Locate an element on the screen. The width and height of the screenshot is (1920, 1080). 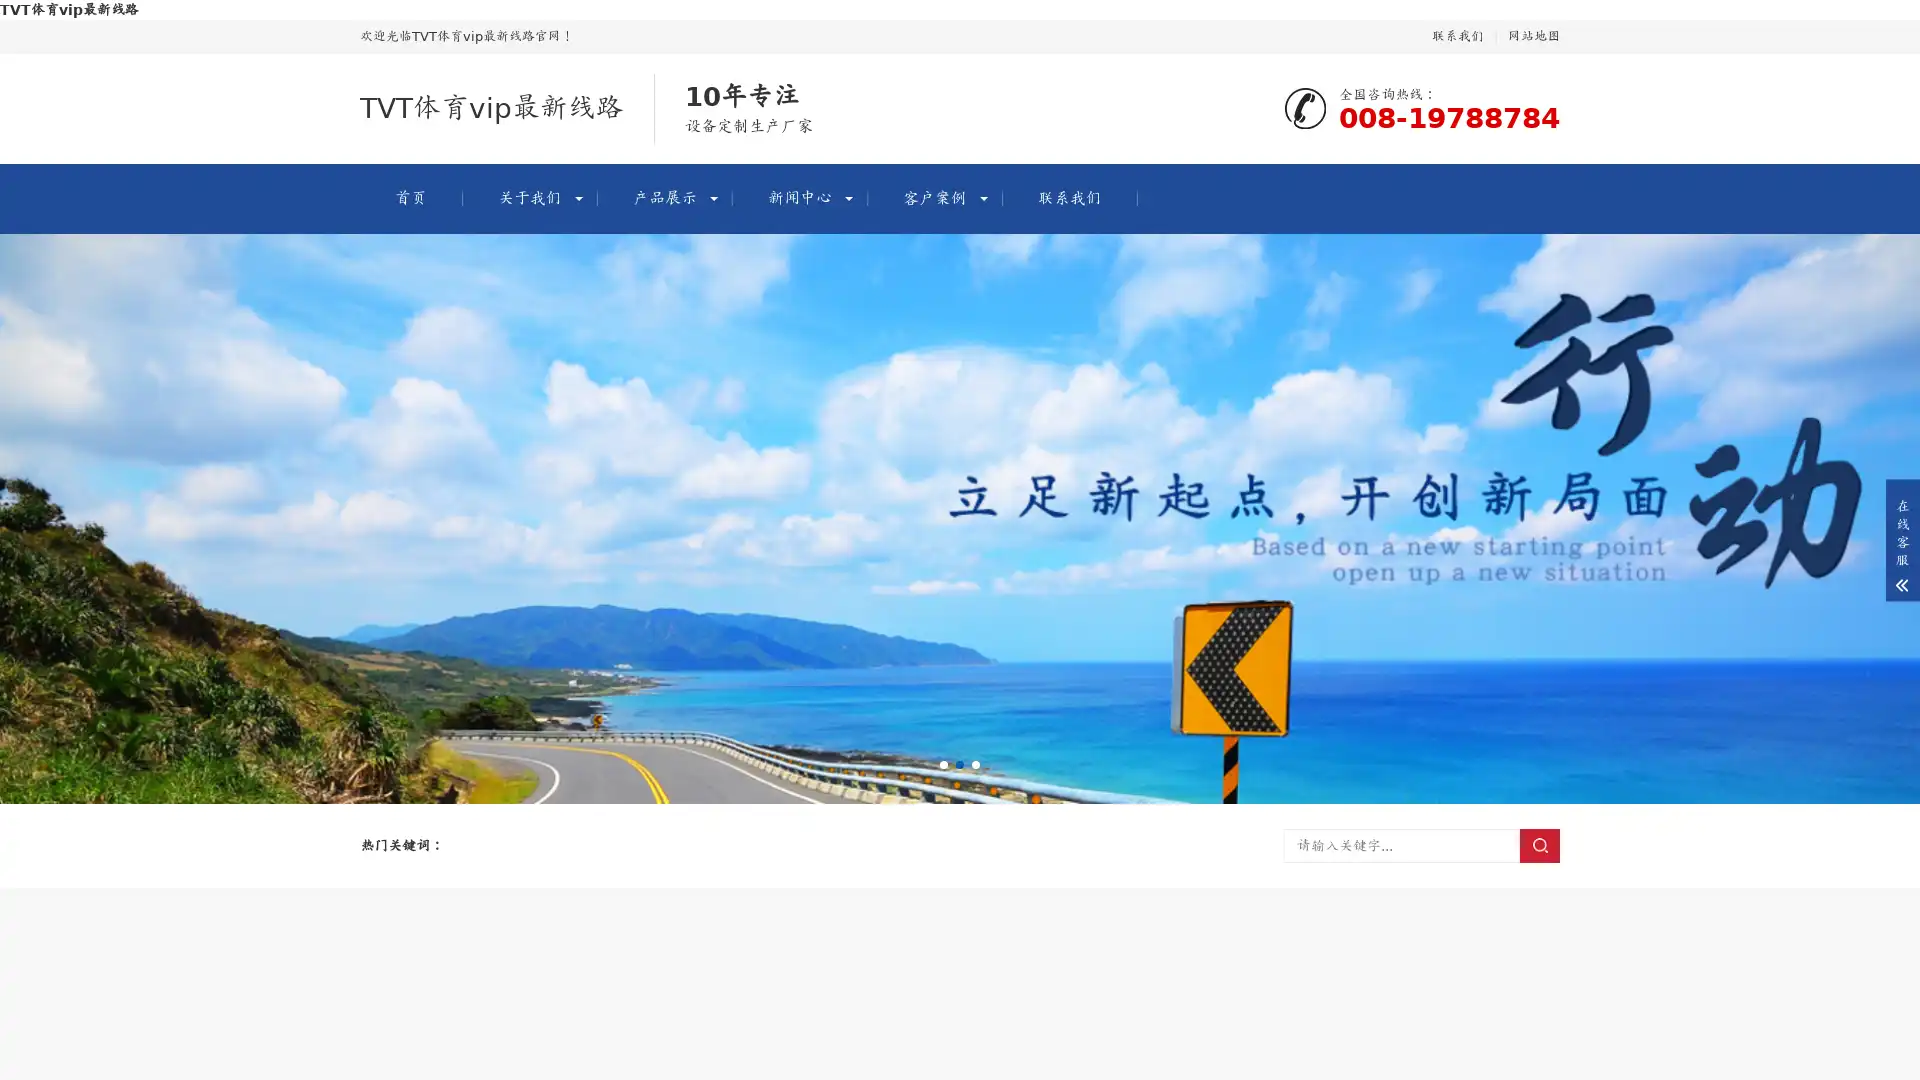
Go to slide 2 is located at coordinates (960, 764).